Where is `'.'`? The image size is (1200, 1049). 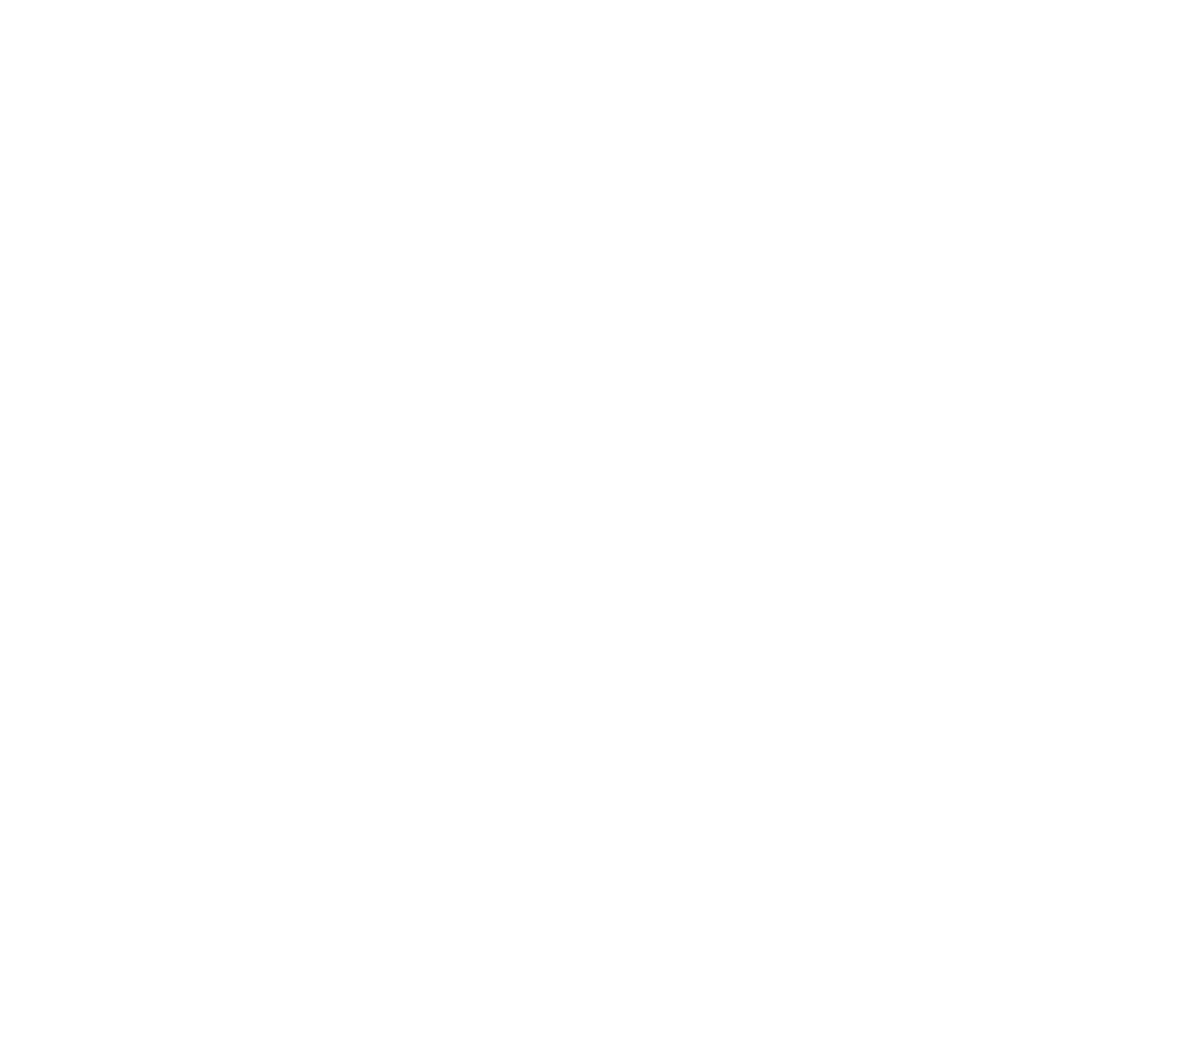 '.' is located at coordinates (716, 513).